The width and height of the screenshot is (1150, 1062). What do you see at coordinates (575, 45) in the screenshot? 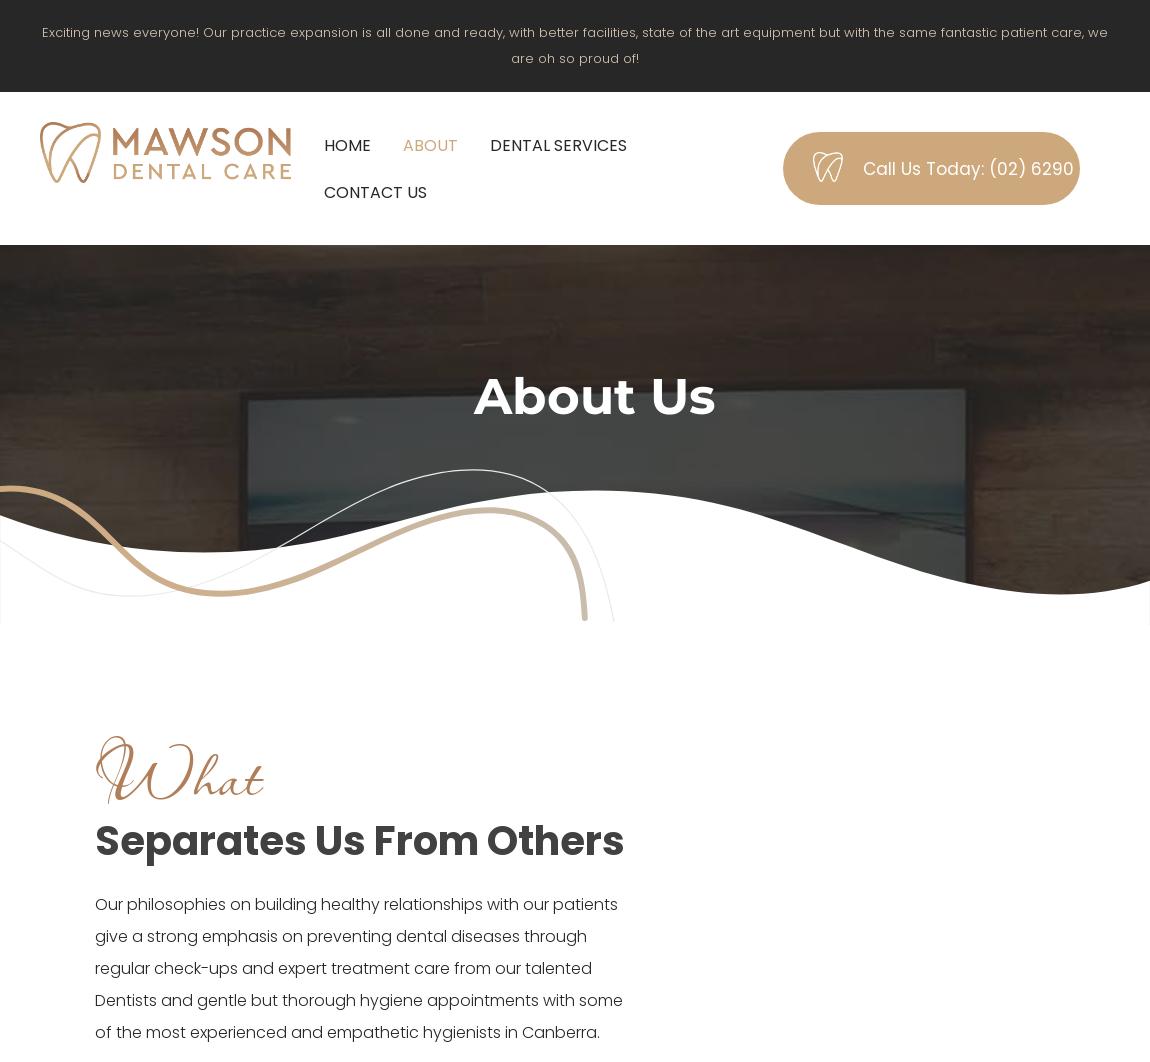
I see `'Exciting news everyone! Our practice expansion is all done and ready, with better facilities, state of the art equipment but with the same fantastic patient care, we are oh so proud of!'` at bounding box center [575, 45].